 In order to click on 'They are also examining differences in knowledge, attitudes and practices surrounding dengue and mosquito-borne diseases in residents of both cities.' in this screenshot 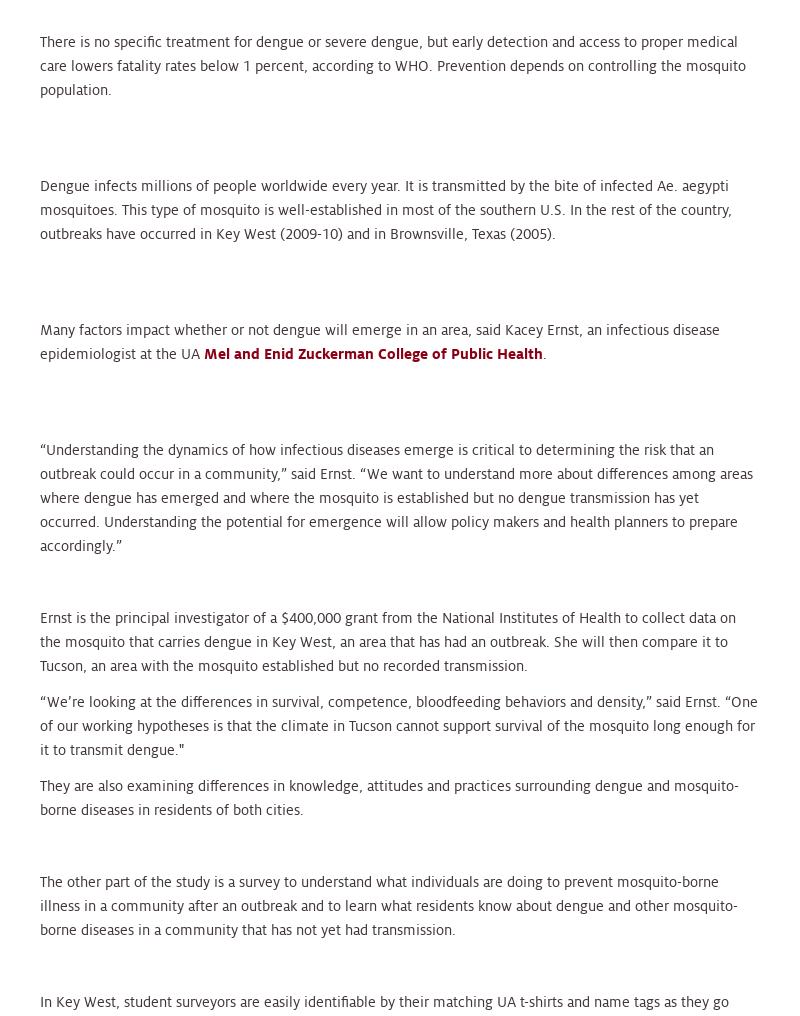, I will do `click(388, 795)`.